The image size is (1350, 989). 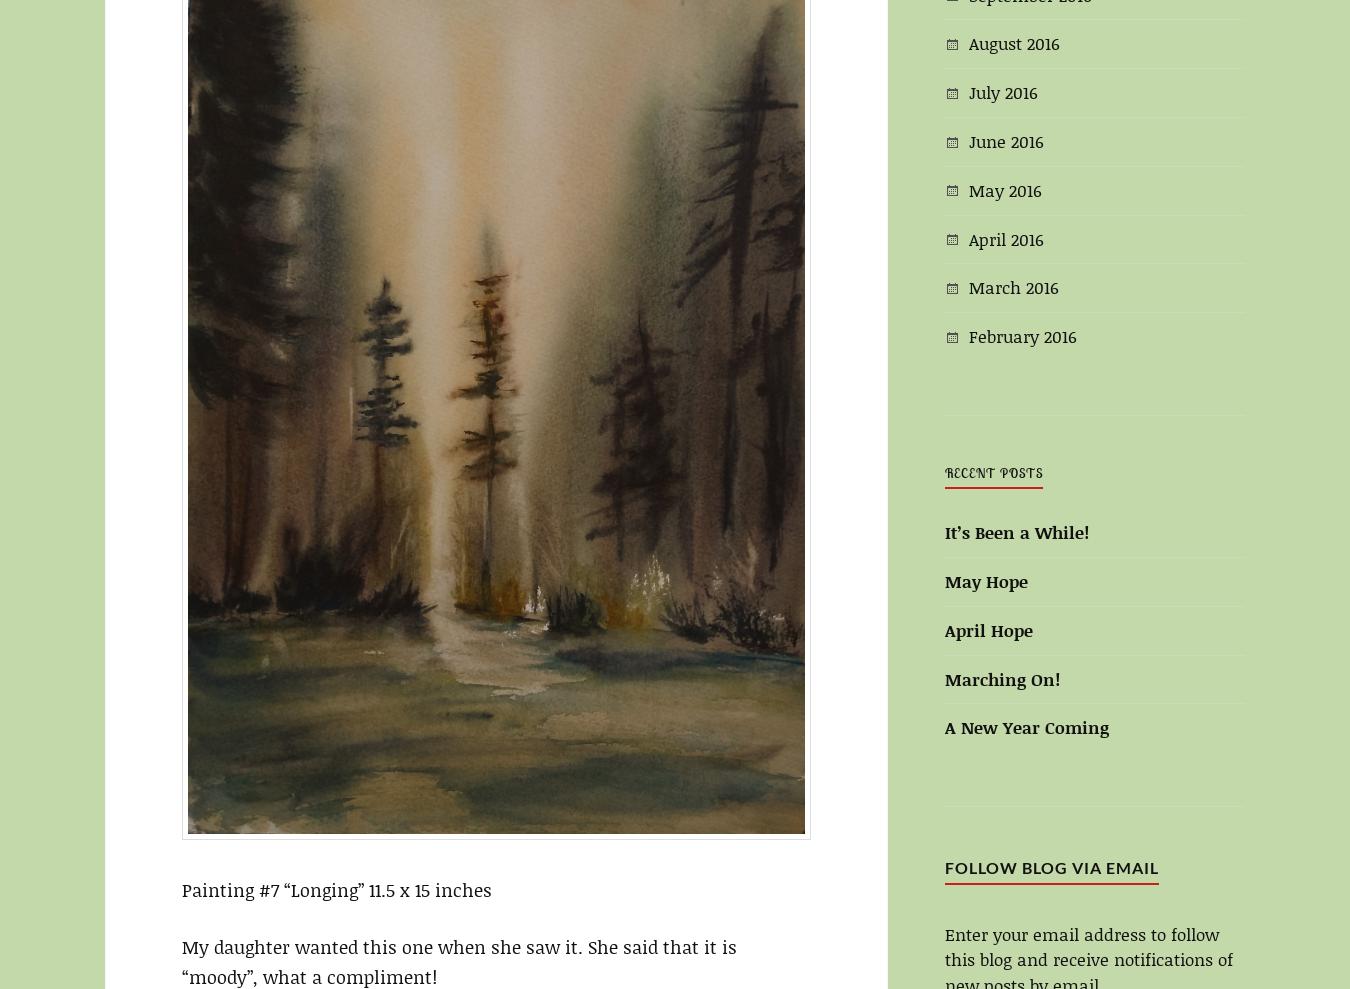 What do you see at coordinates (1023, 334) in the screenshot?
I see `'February 2016'` at bounding box center [1023, 334].